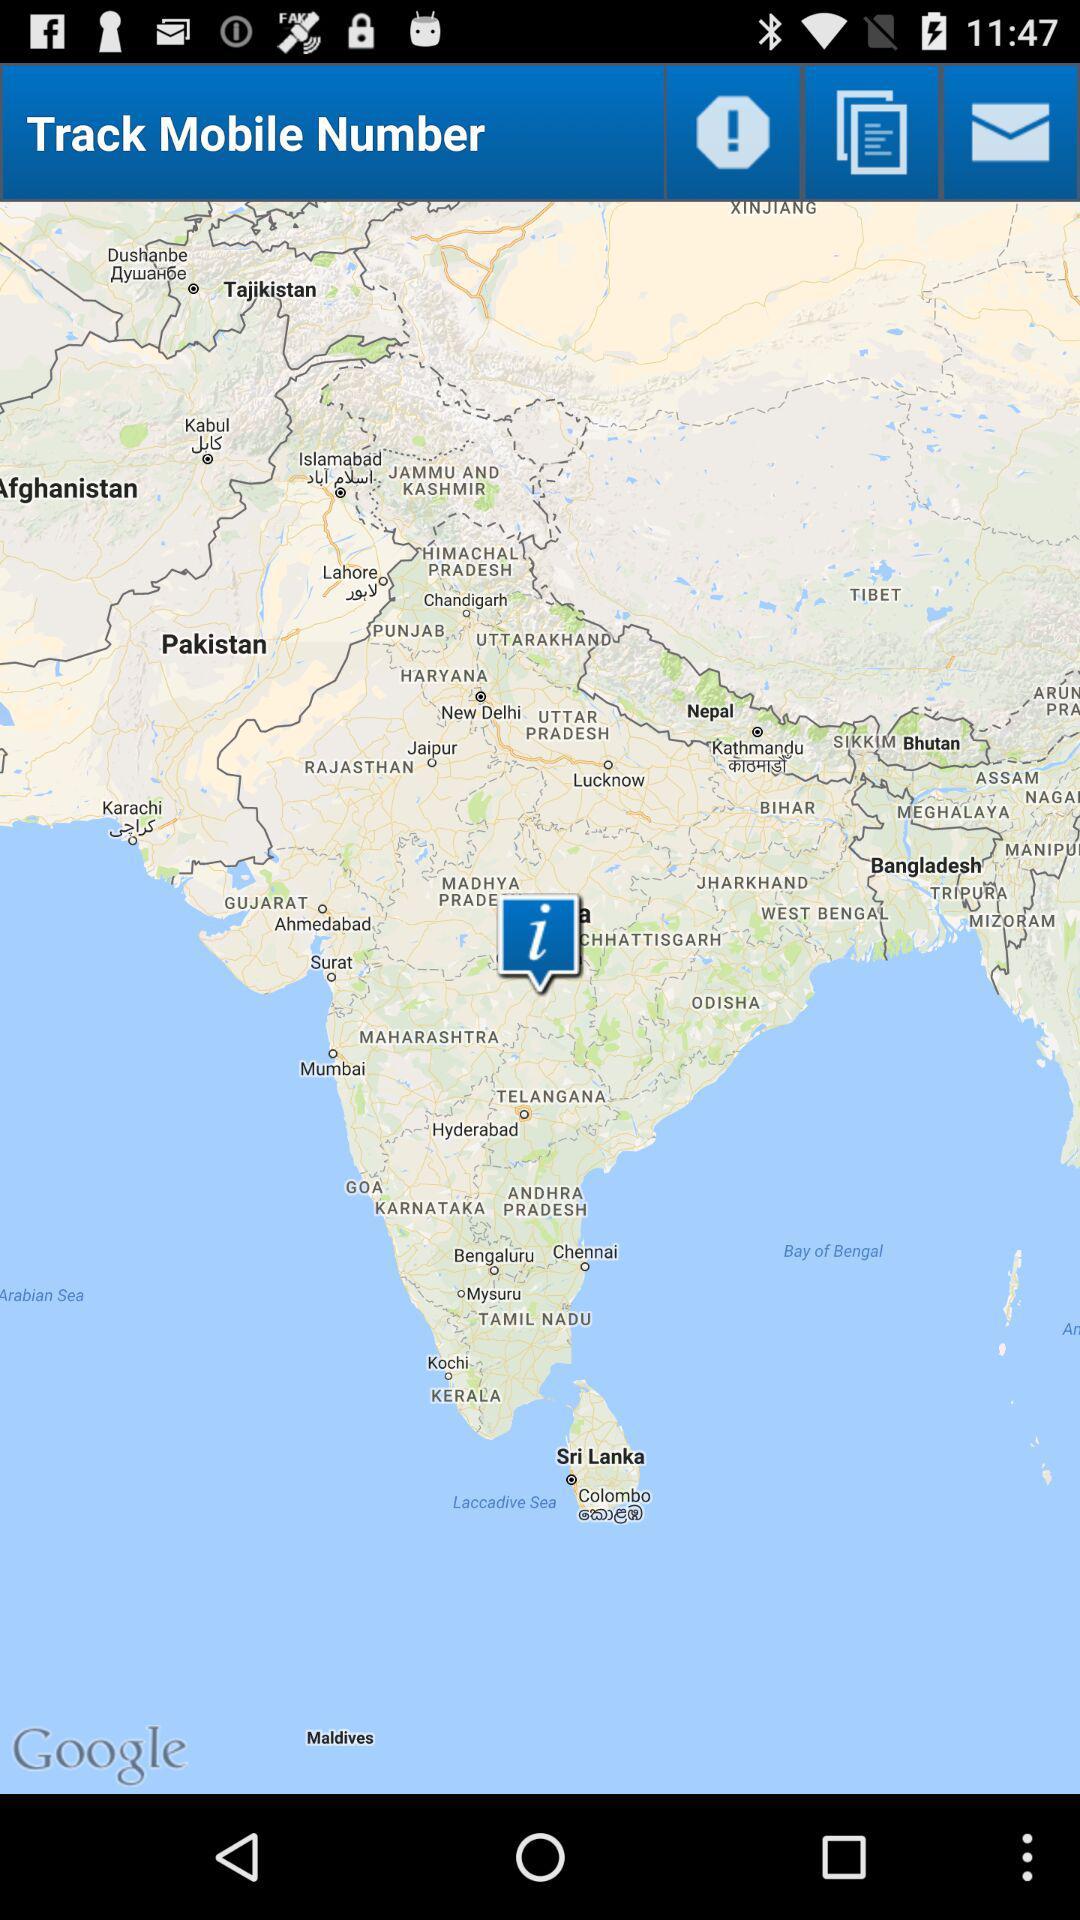  Describe the element at coordinates (1010, 140) in the screenshot. I see `the email icon` at that location.